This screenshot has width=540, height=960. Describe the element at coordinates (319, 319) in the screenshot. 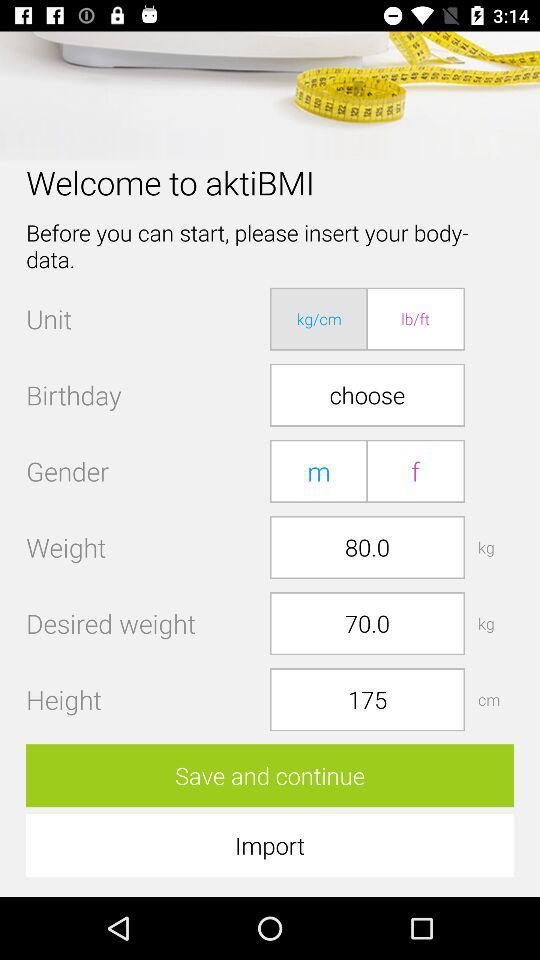

I see `the app next to the unit` at that location.